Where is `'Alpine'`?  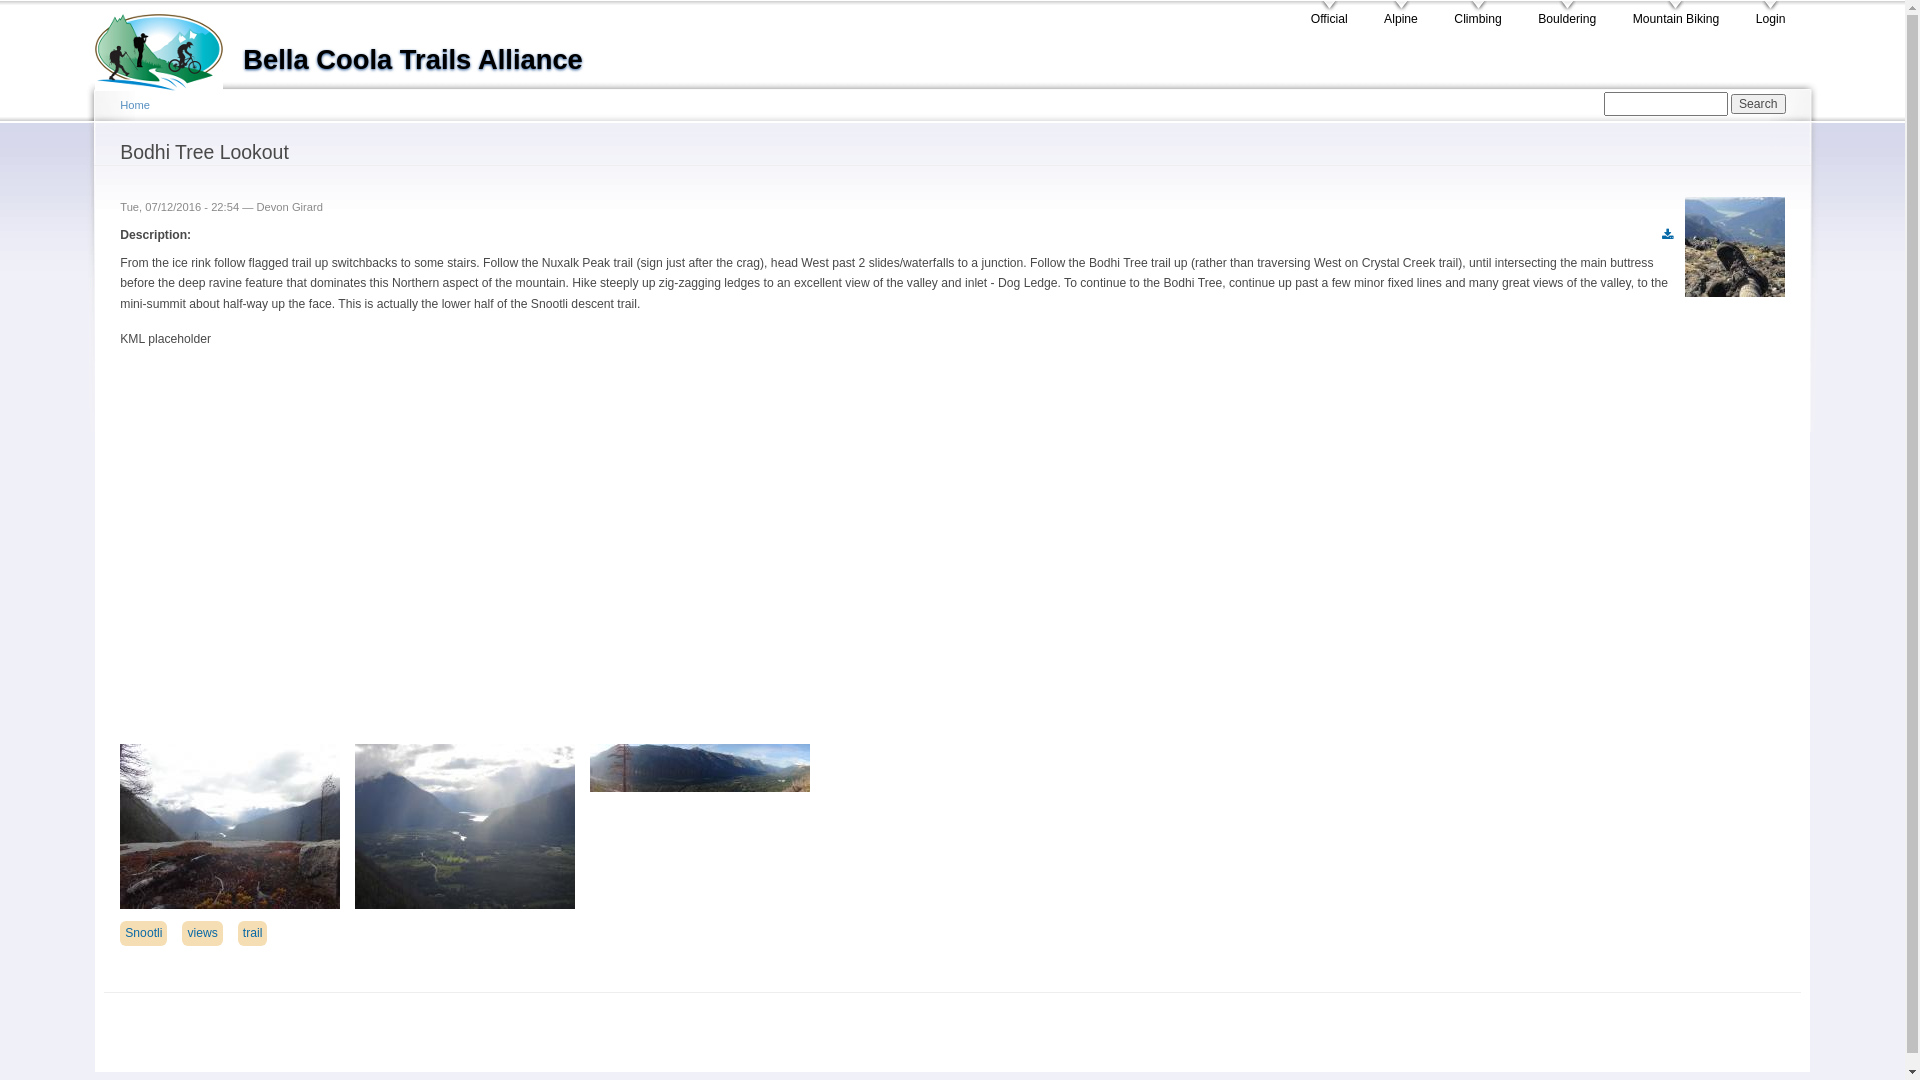
'Alpine' is located at coordinates (1382, 15).